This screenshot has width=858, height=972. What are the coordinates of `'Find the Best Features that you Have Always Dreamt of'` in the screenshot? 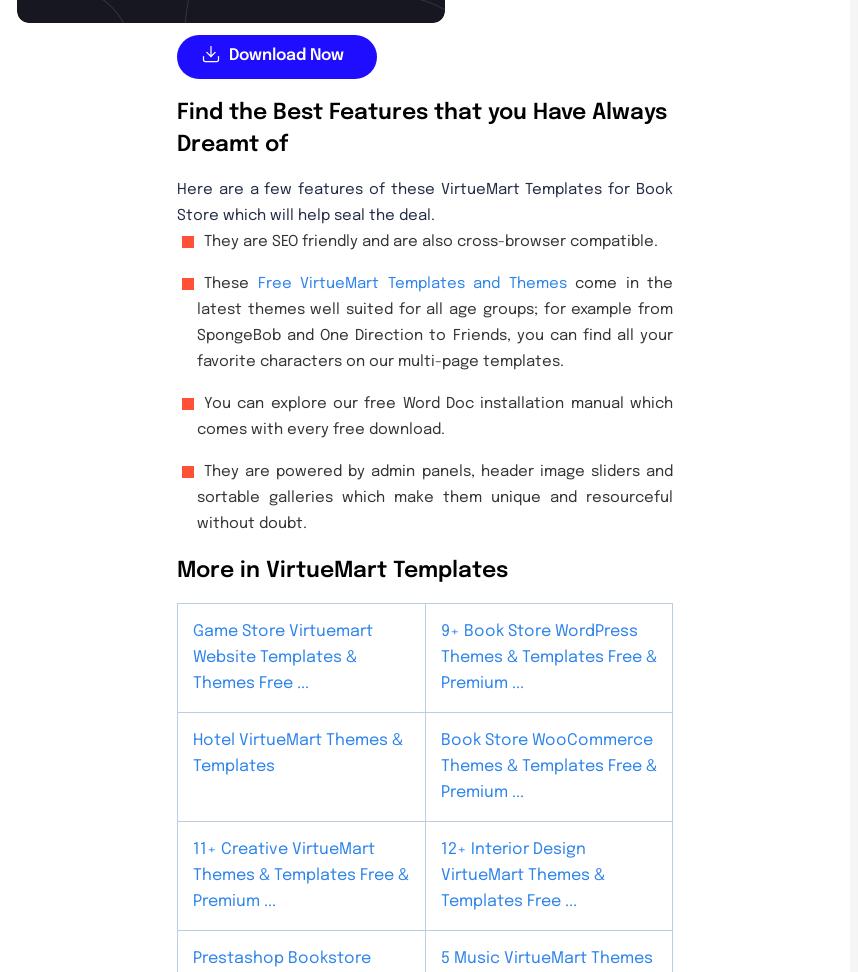 It's located at (420, 128).